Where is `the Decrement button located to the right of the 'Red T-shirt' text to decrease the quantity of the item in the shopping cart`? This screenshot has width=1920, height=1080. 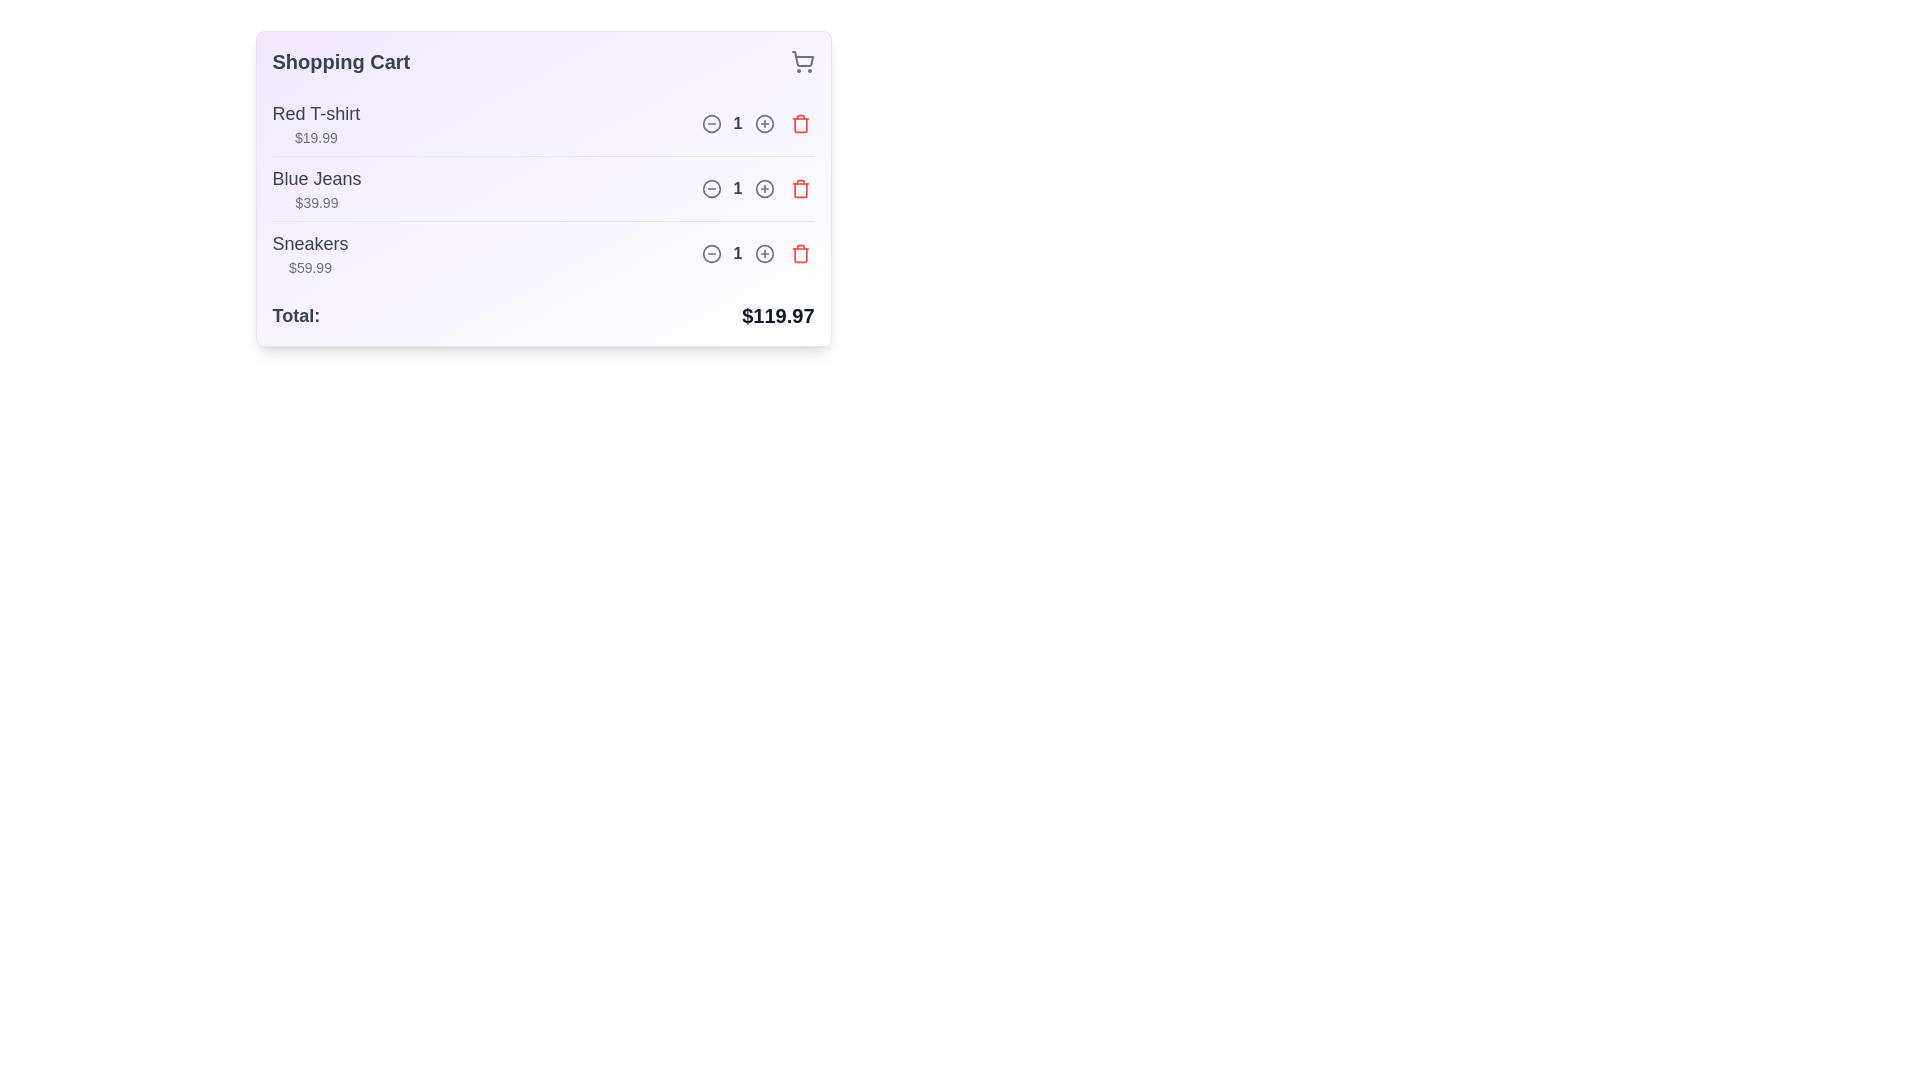 the Decrement button located to the right of the 'Red T-shirt' text to decrease the quantity of the item in the shopping cart is located at coordinates (711, 123).